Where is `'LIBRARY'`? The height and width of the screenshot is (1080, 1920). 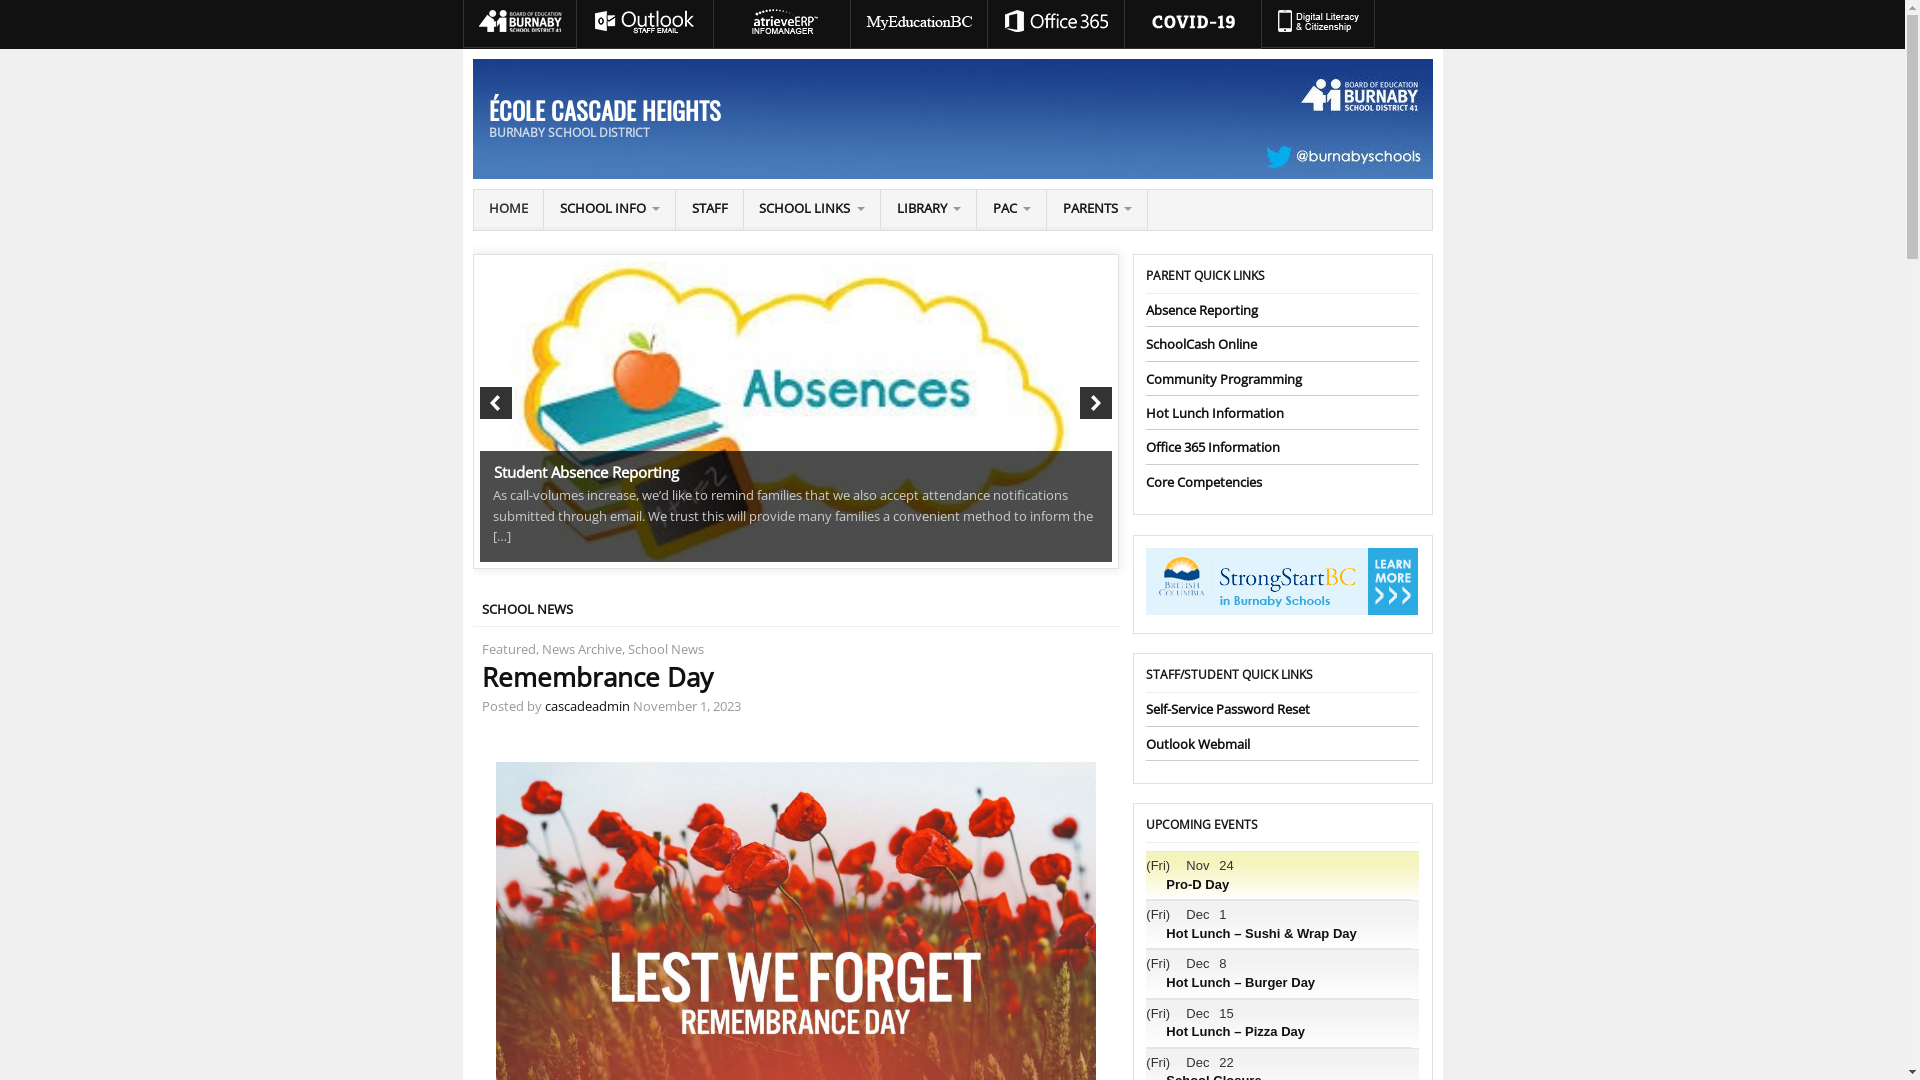
'LIBRARY' is located at coordinates (927, 209).